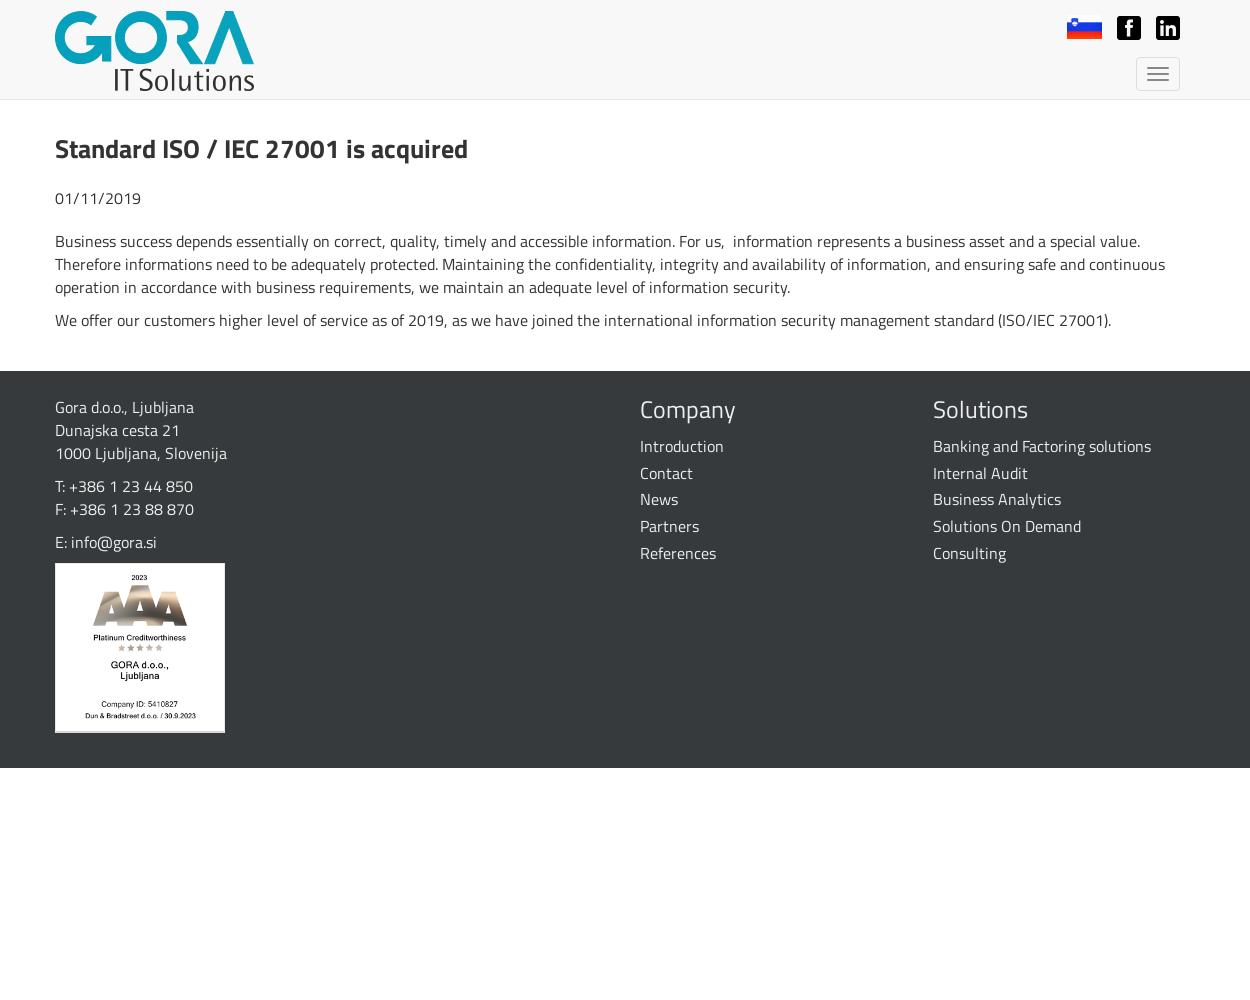 The image size is (1250, 1000). I want to click on 'Banking and Factoring solutions', so click(1041, 444).